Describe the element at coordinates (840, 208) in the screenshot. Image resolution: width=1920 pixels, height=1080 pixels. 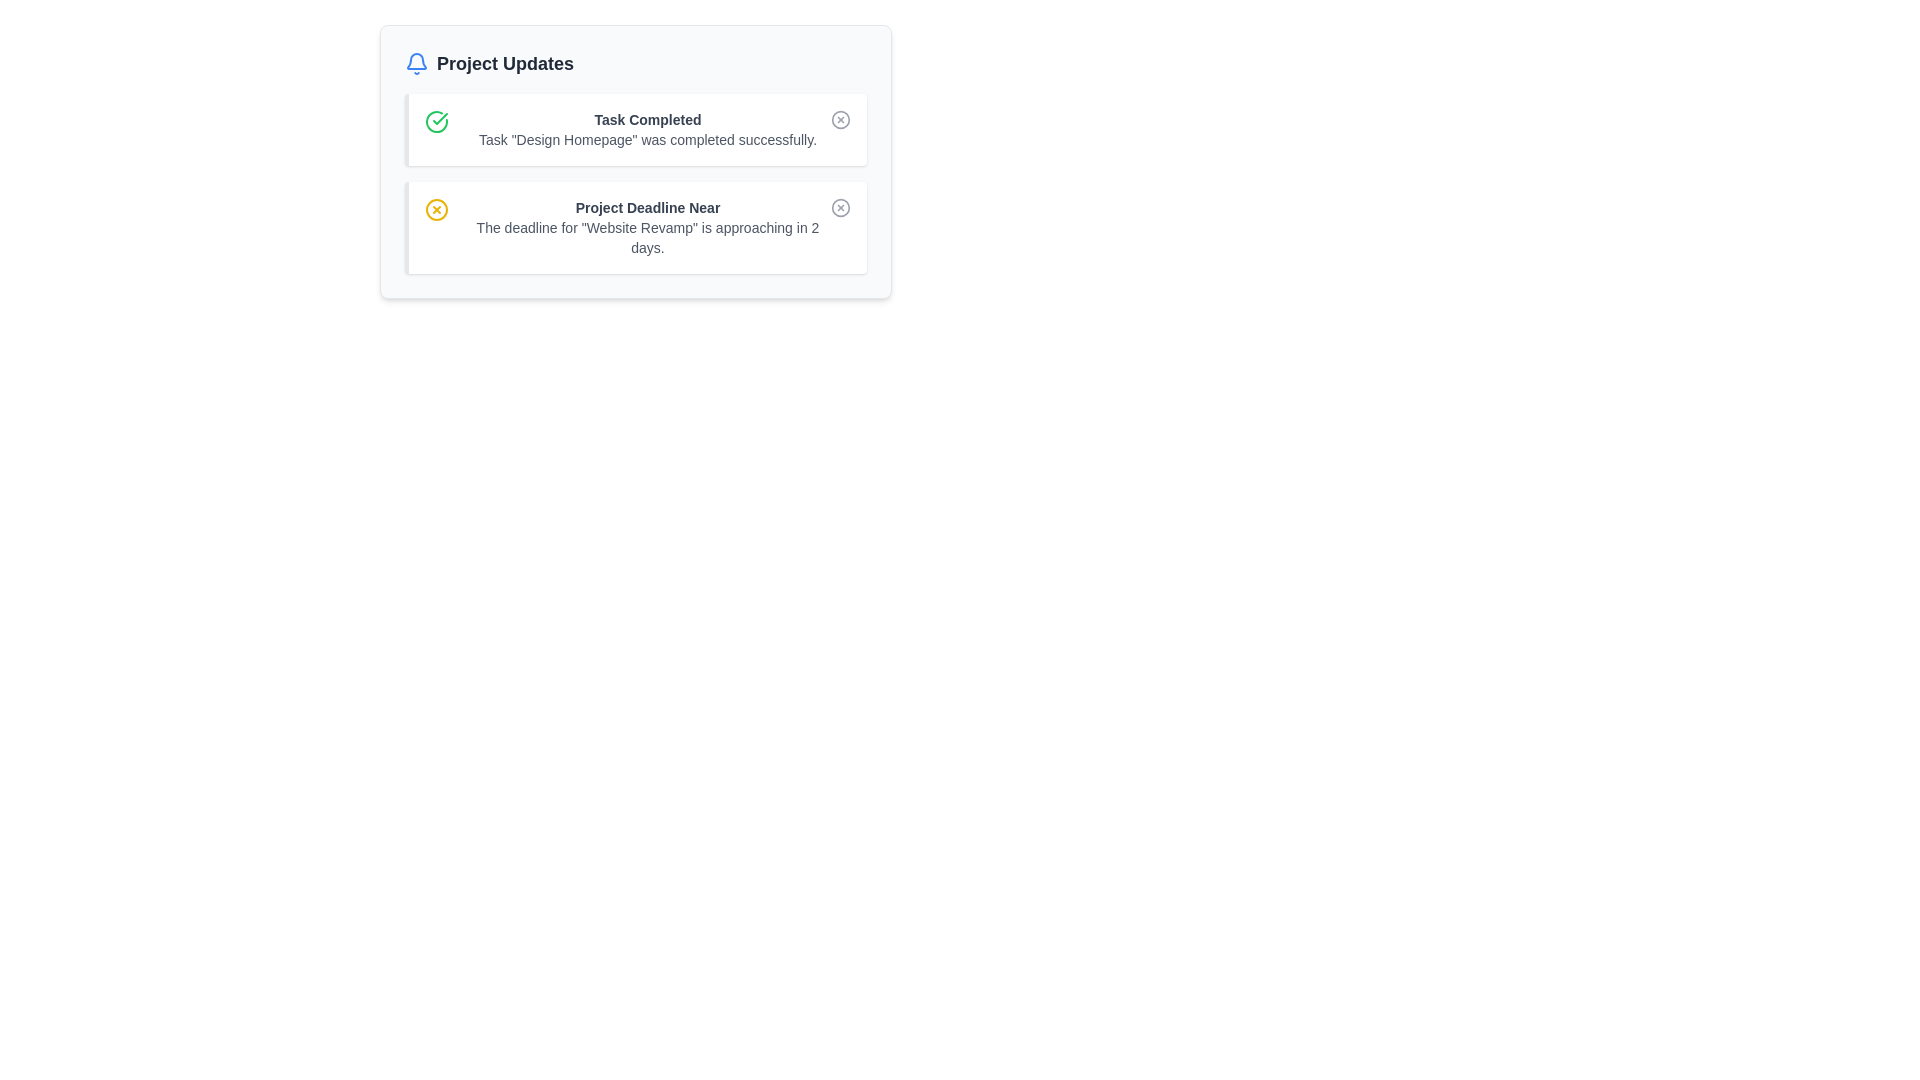
I see `the dismiss button located at the top-right corner of the 'Project Deadline Near' notification` at that location.